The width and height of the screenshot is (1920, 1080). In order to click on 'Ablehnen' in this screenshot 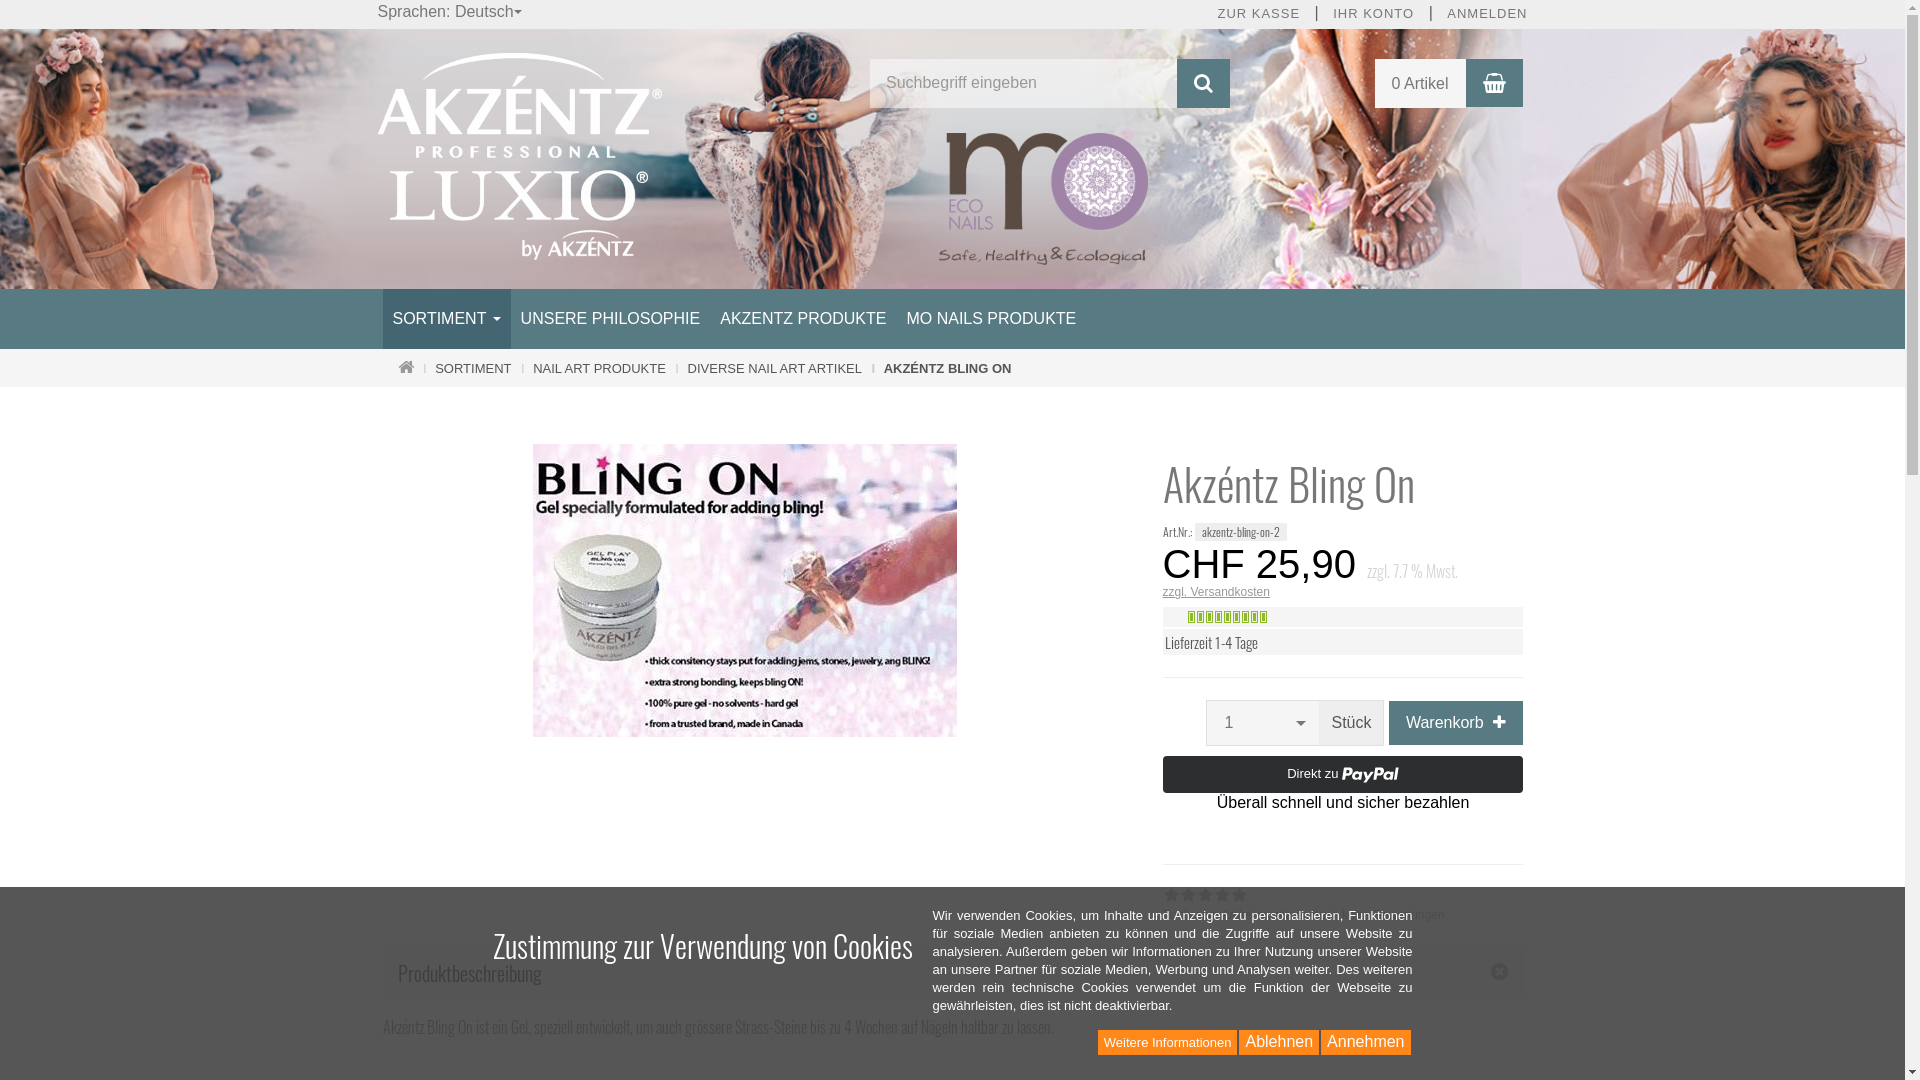, I will do `click(1277, 1041)`.